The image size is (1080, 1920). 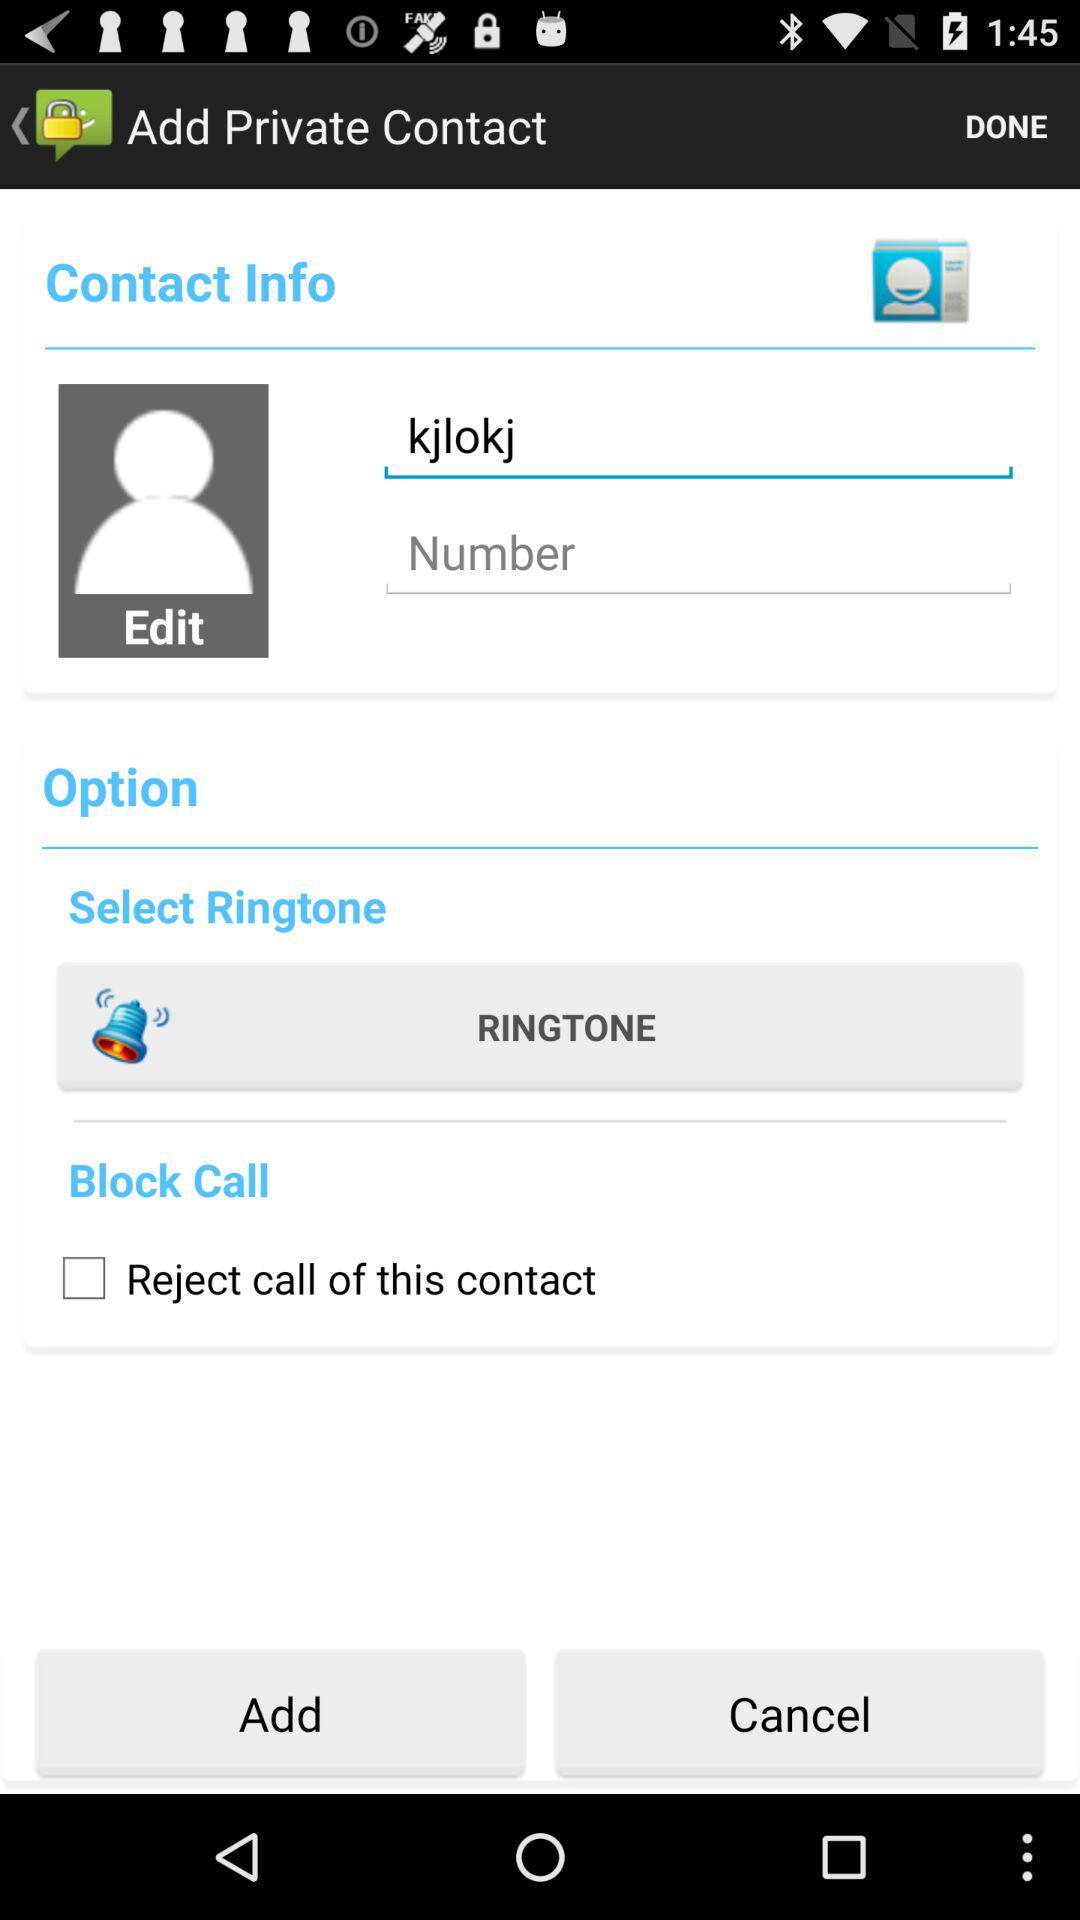 I want to click on cancel item, so click(x=798, y=1713).